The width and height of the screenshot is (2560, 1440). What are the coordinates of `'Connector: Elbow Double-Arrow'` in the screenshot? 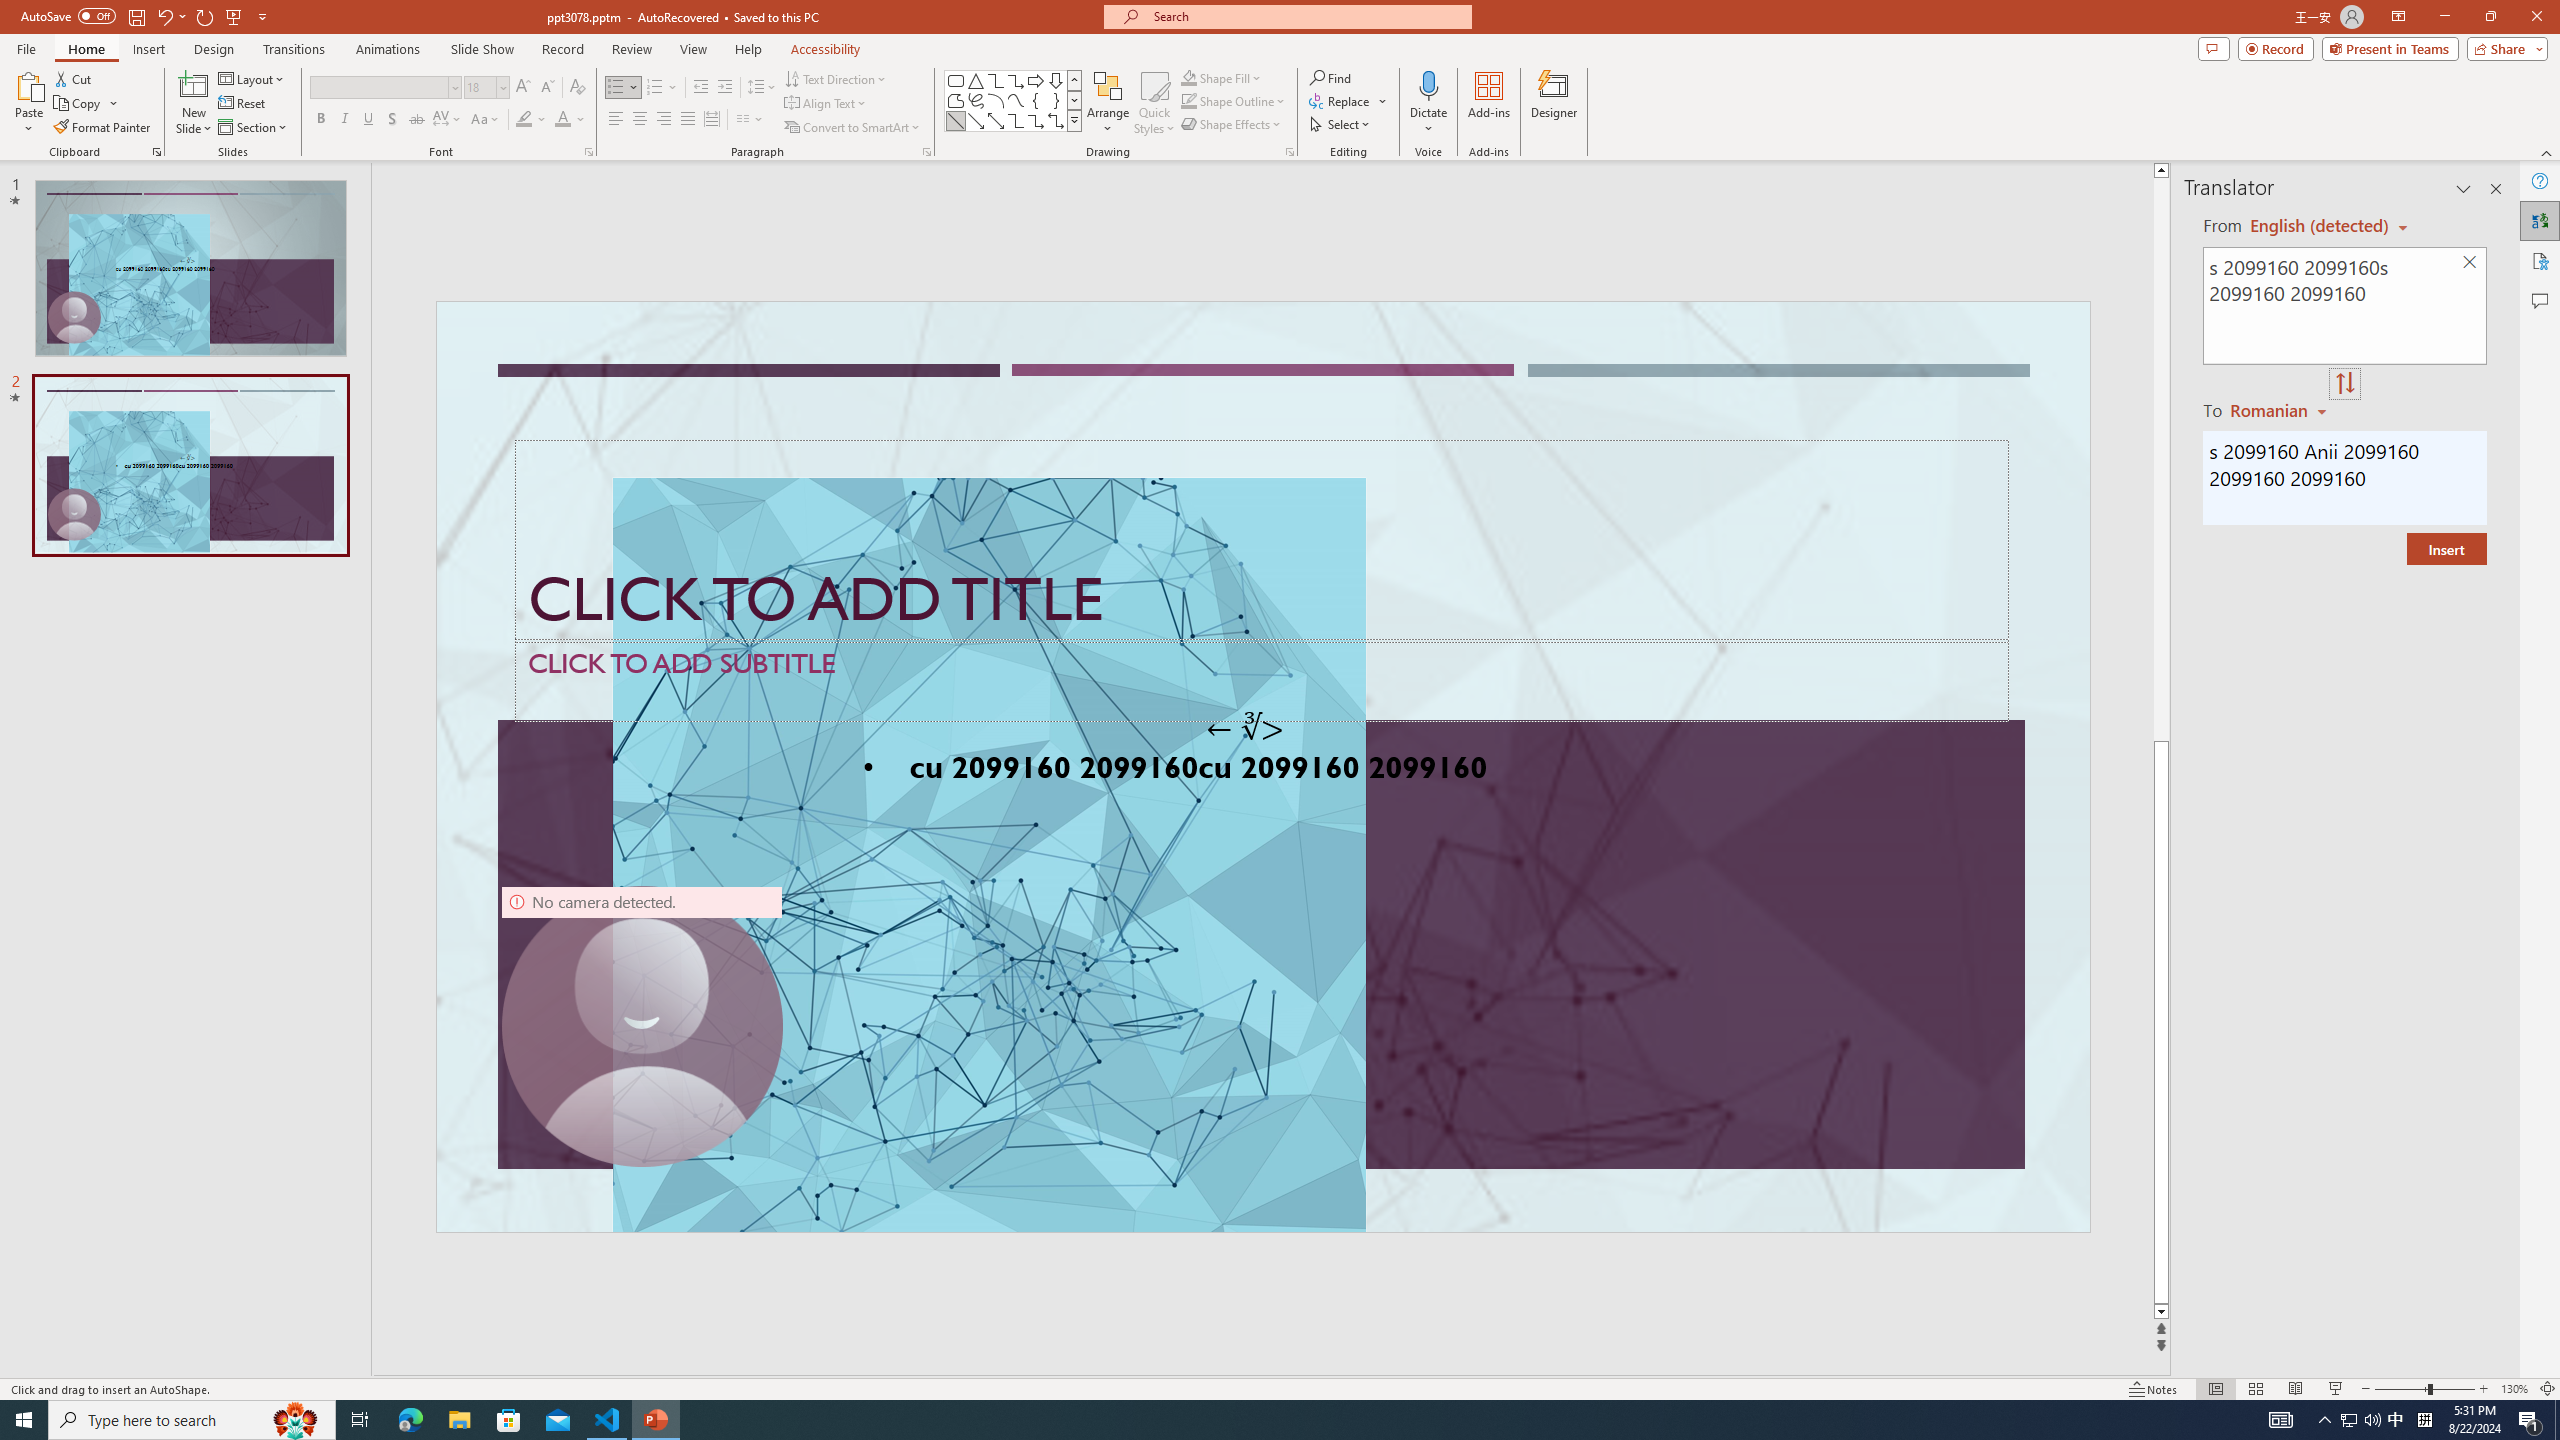 It's located at (1055, 119).